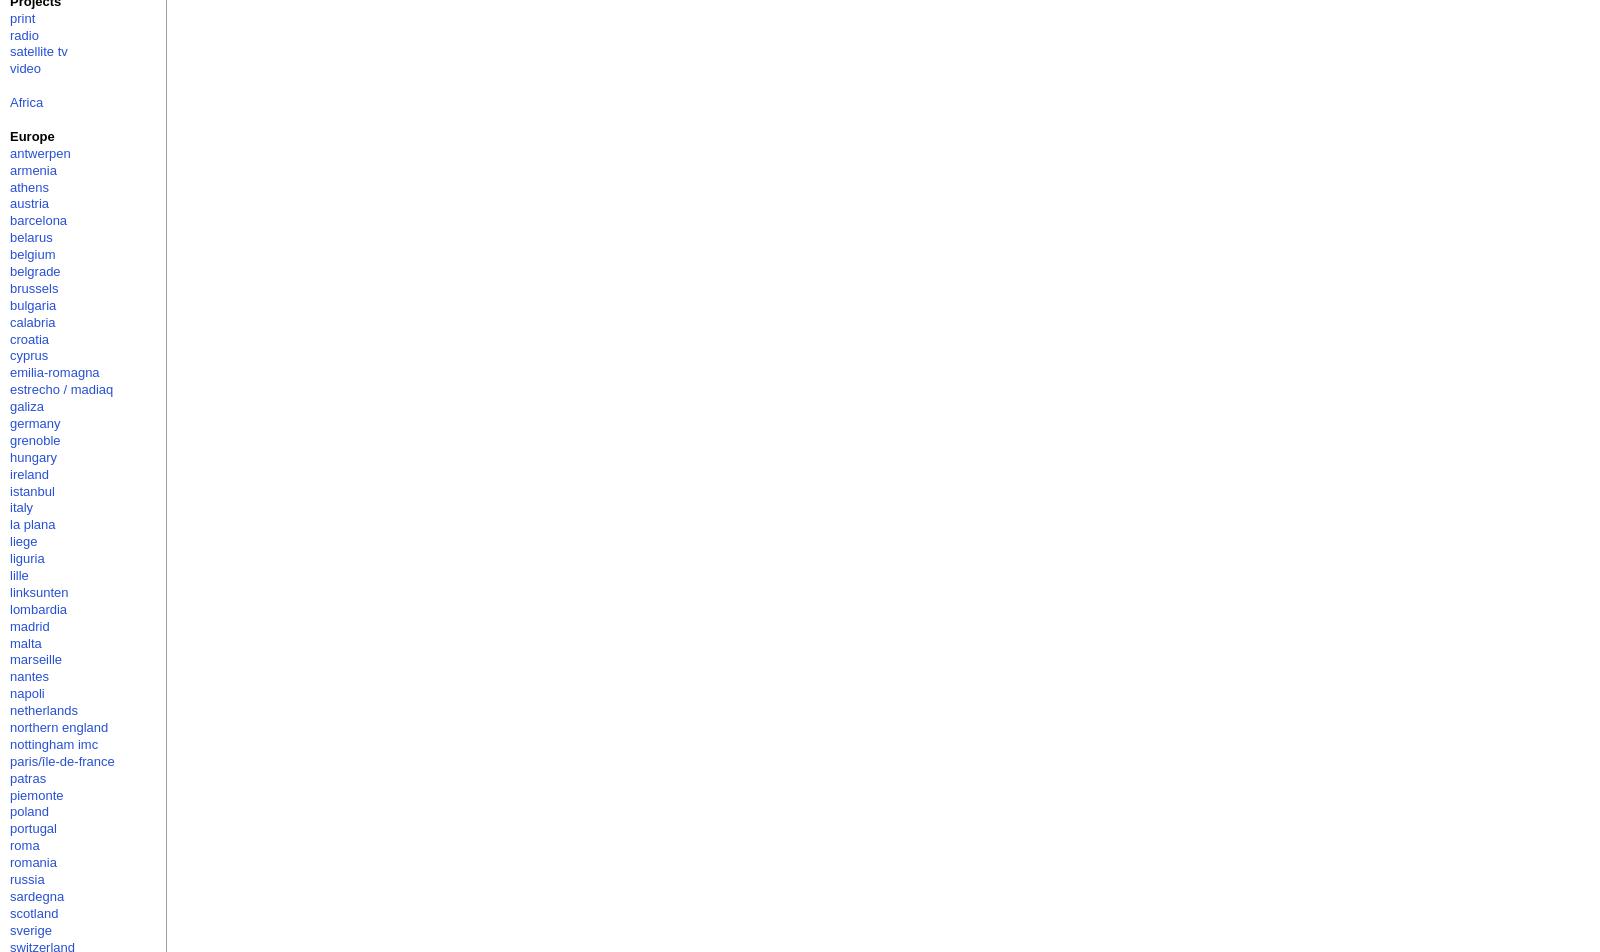 The image size is (1600, 952). I want to click on 'barcelona', so click(37, 220).